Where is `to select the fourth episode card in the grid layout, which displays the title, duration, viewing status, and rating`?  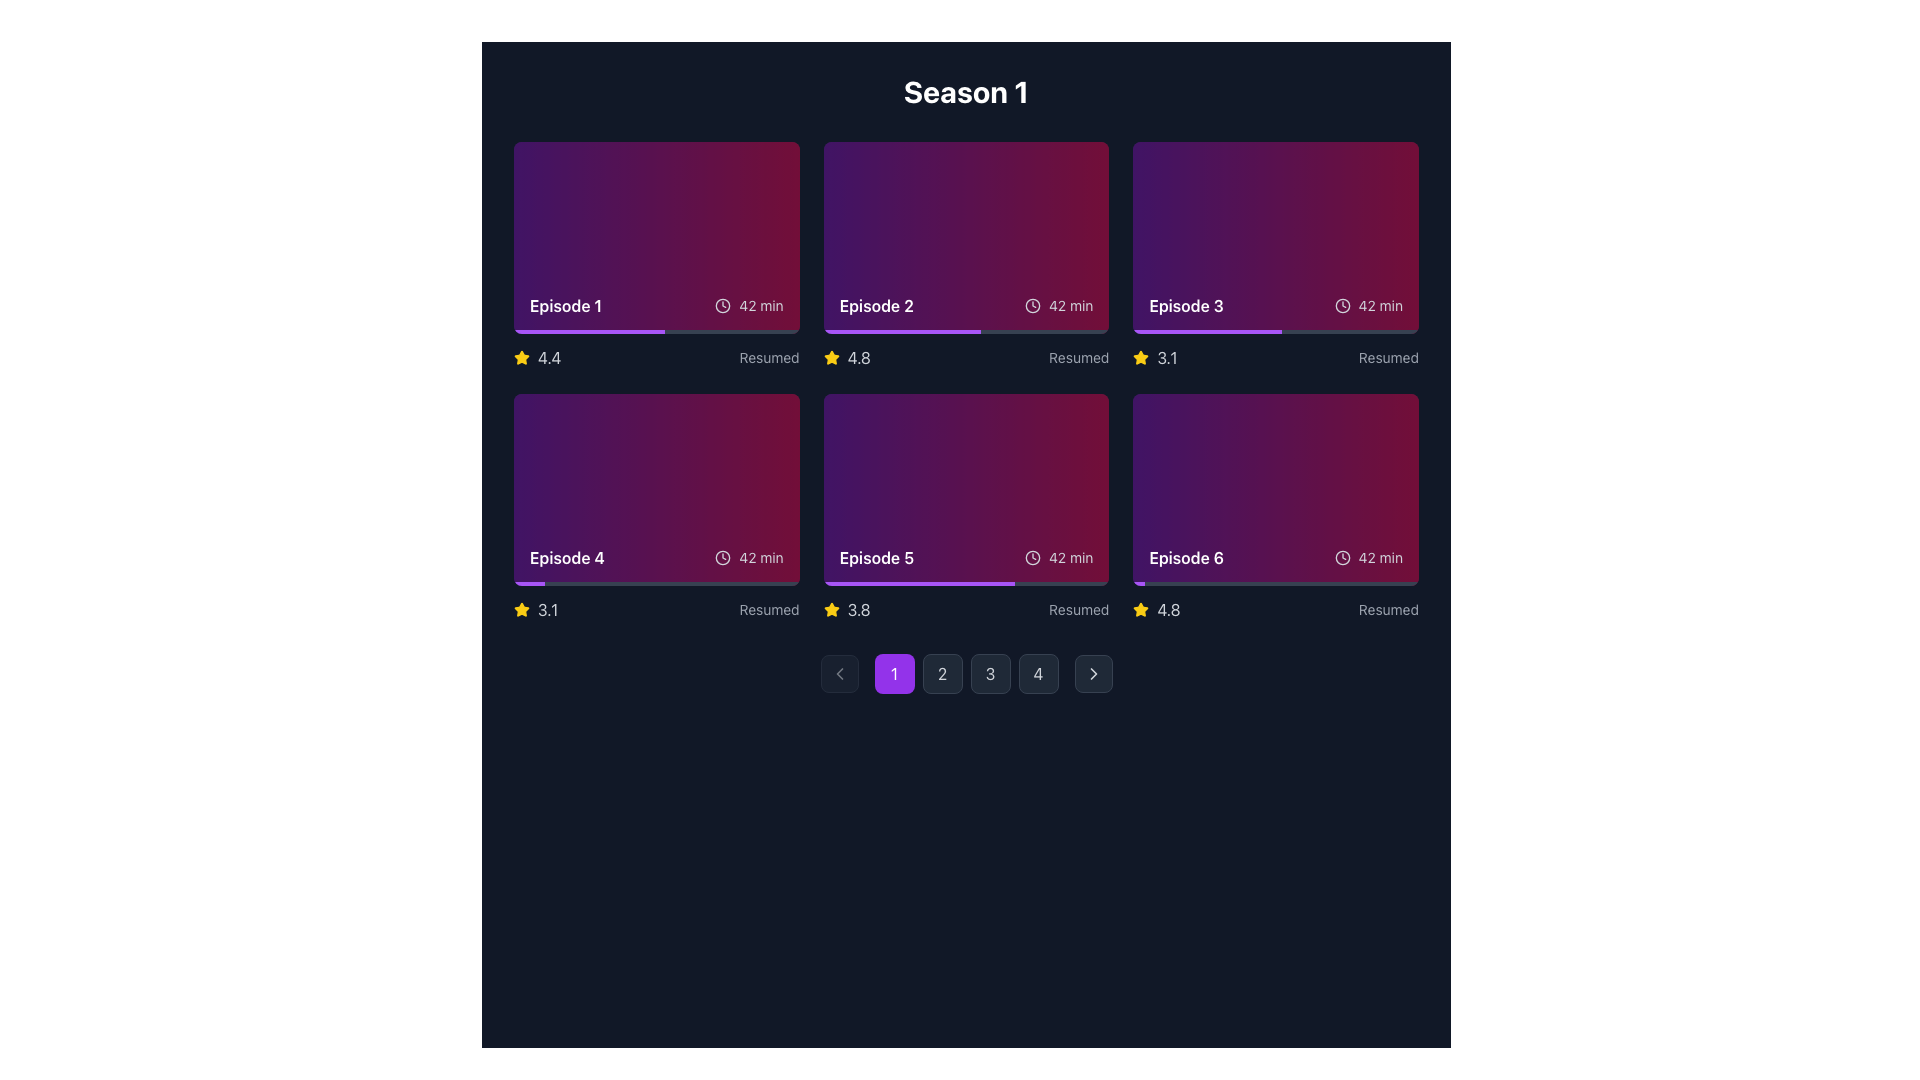 to select the fourth episode card in the grid layout, which displays the title, duration, viewing status, and rating is located at coordinates (656, 507).